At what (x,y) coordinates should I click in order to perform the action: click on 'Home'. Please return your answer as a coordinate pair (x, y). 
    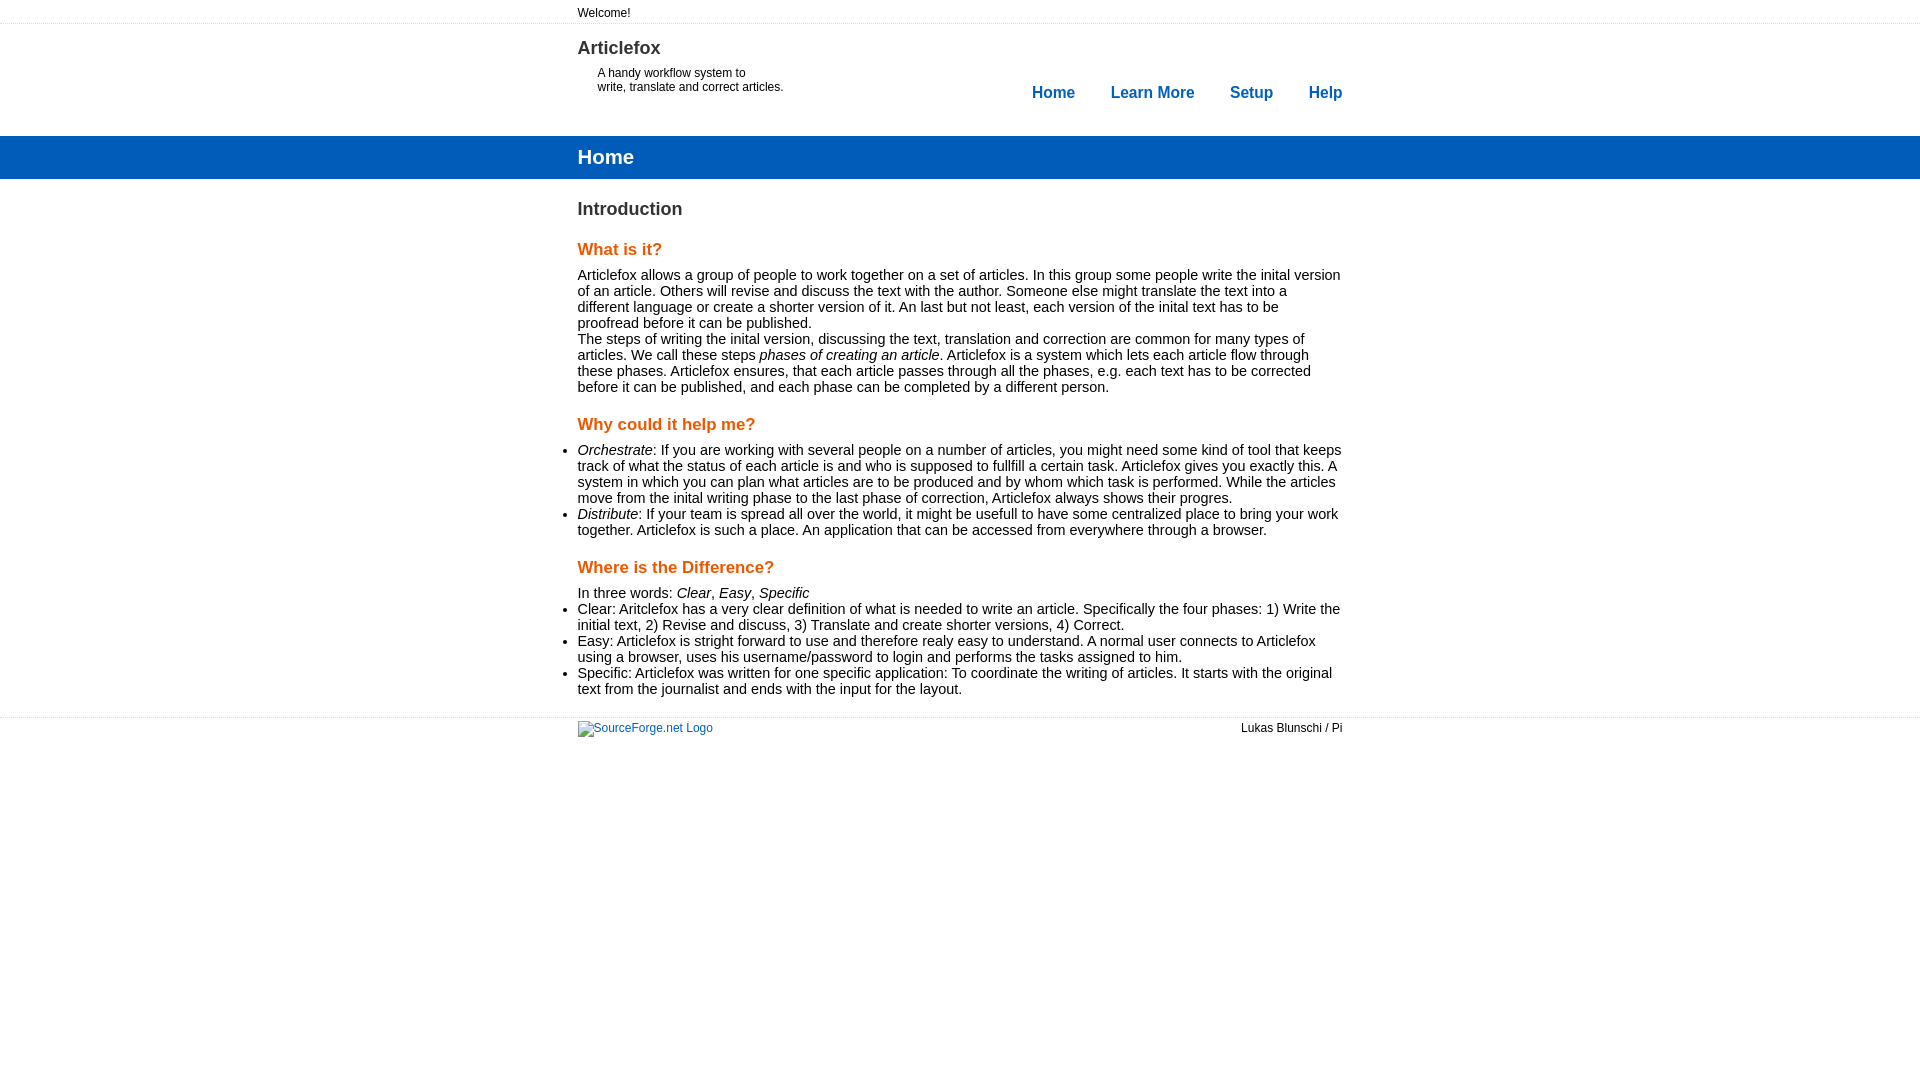
    Looking at the image, I should click on (1052, 92).